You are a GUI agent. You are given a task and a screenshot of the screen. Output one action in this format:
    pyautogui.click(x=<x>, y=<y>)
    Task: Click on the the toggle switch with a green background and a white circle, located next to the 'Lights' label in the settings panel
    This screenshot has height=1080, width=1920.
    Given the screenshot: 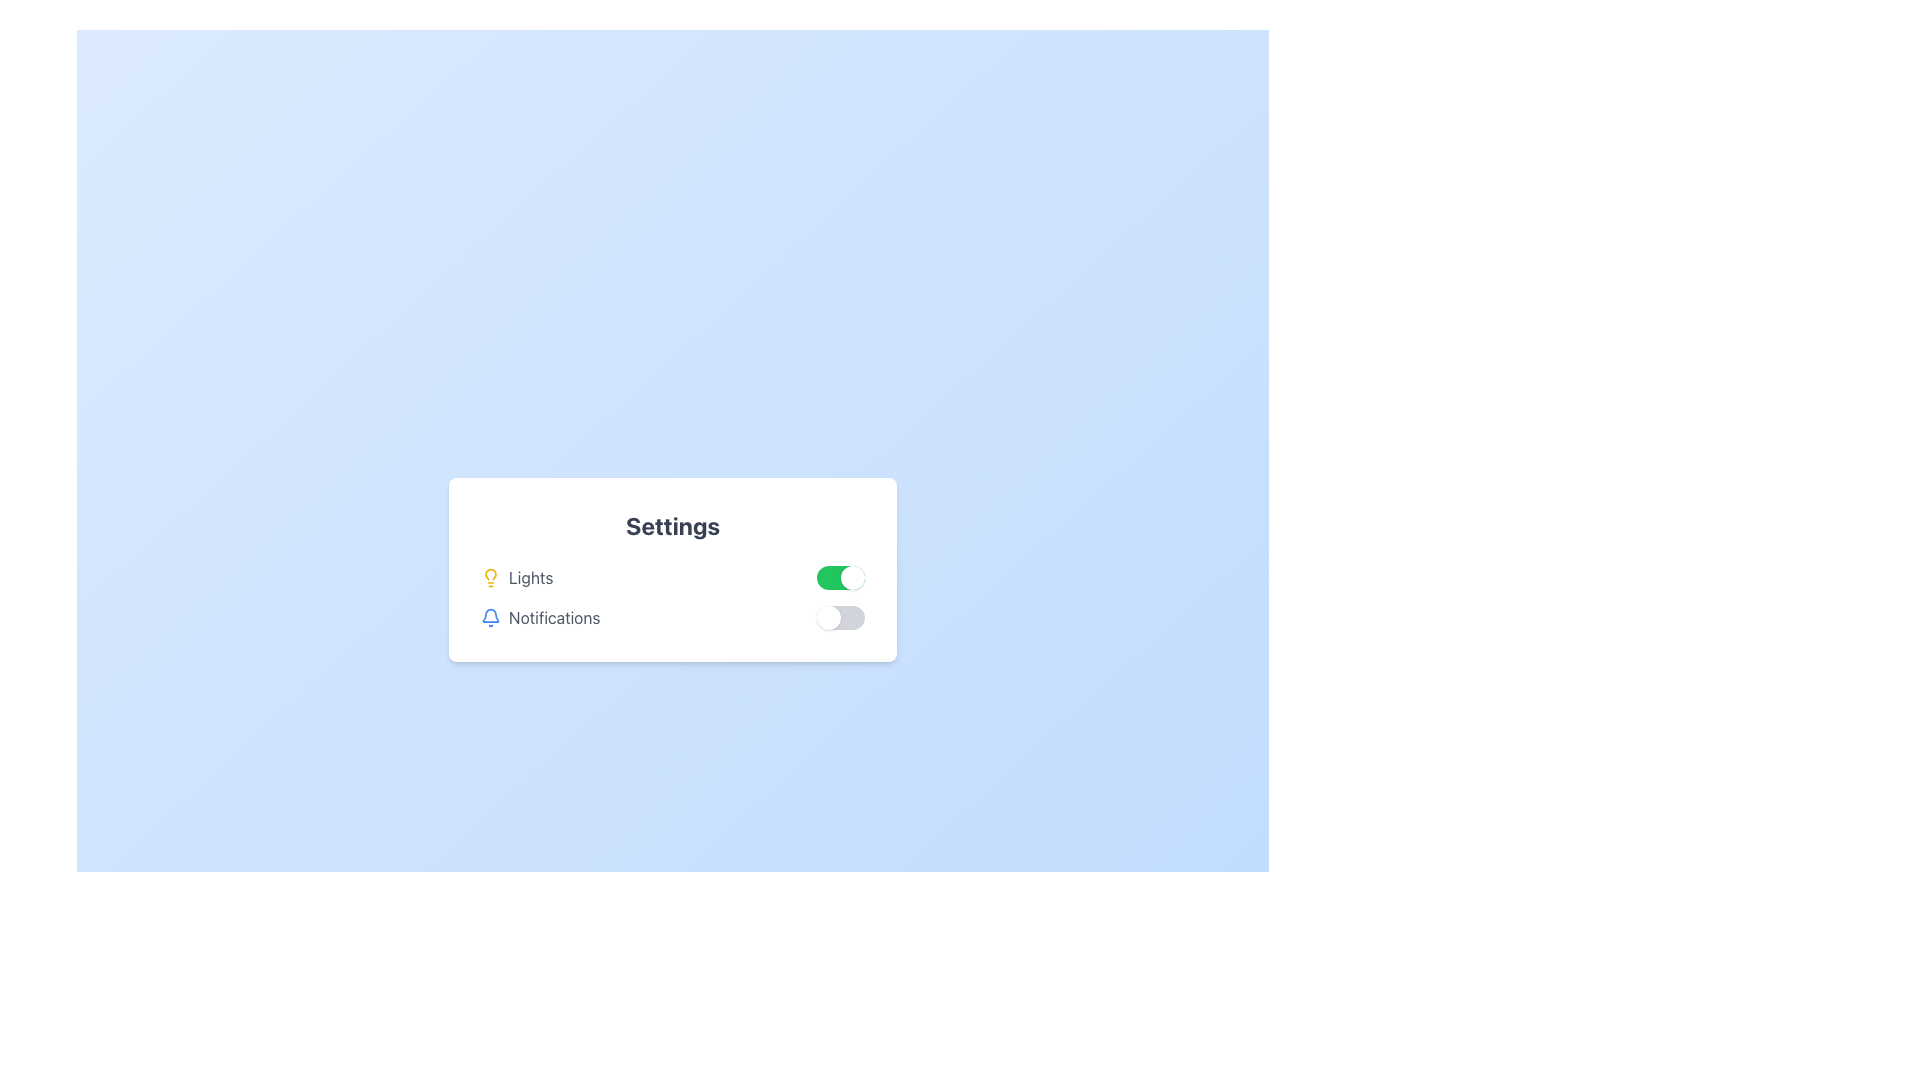 What is the action you would take?
    pyautogui.click(x=840, y=578)
    